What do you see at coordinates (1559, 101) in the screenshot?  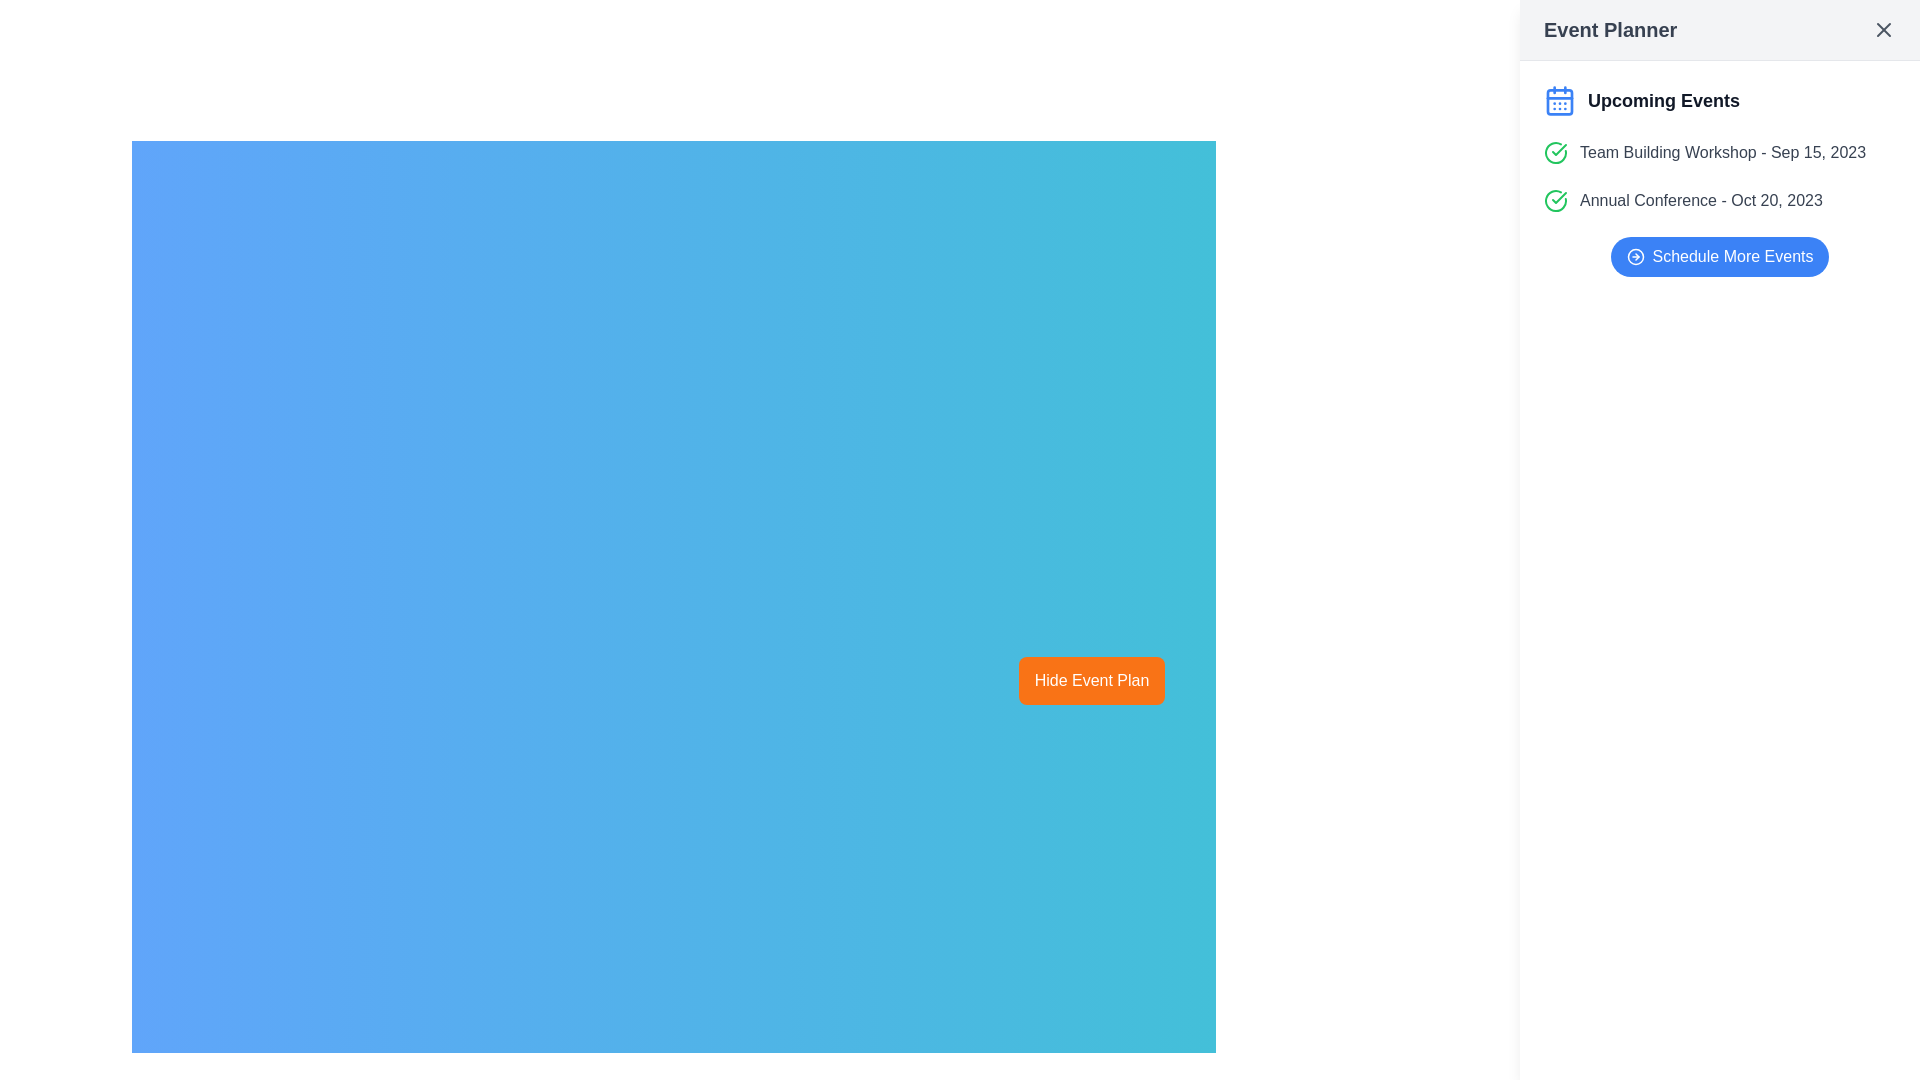 I see `the rectangle with rounded corners that is part of the SVG calendar icon located in the 'Upcoming Events' section of the 'Event Planner' sidebar` at bounding box center [1559, 101].